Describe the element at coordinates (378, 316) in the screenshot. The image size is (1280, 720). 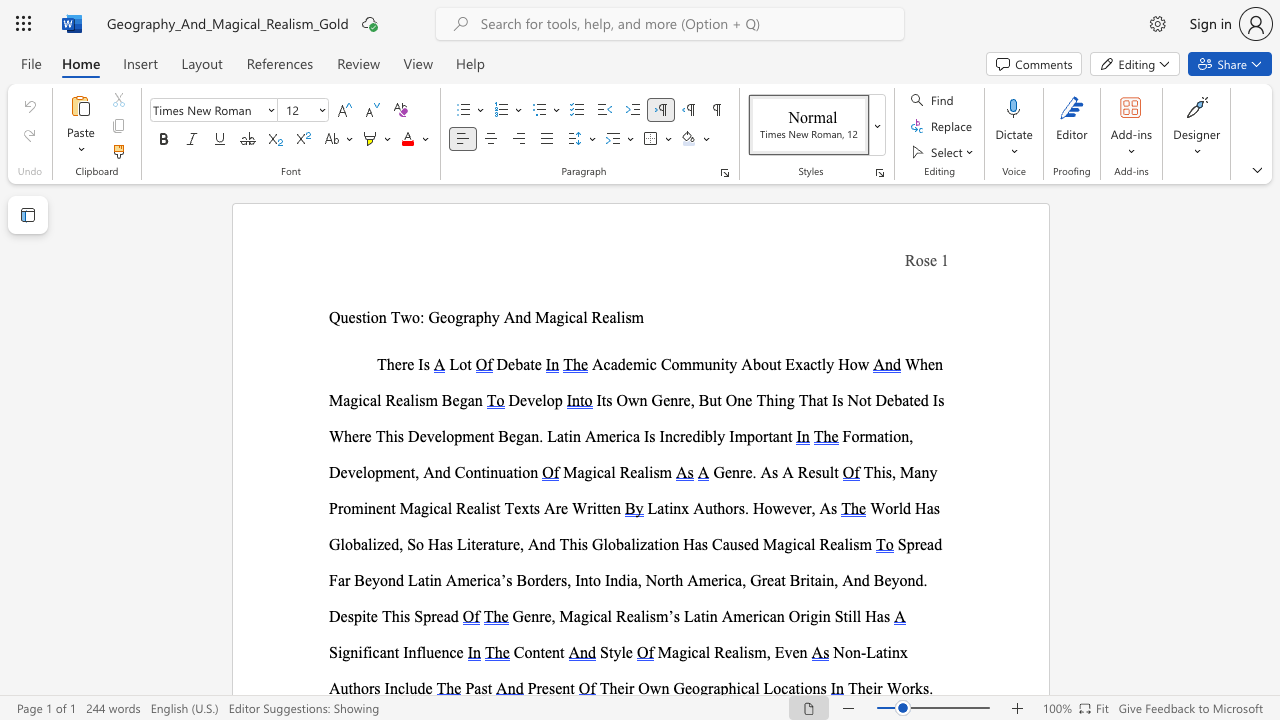
I see `the subset text "n Two: Geography And Magic" within the text "Question Two: Geography And Magical Realism"` at that location.